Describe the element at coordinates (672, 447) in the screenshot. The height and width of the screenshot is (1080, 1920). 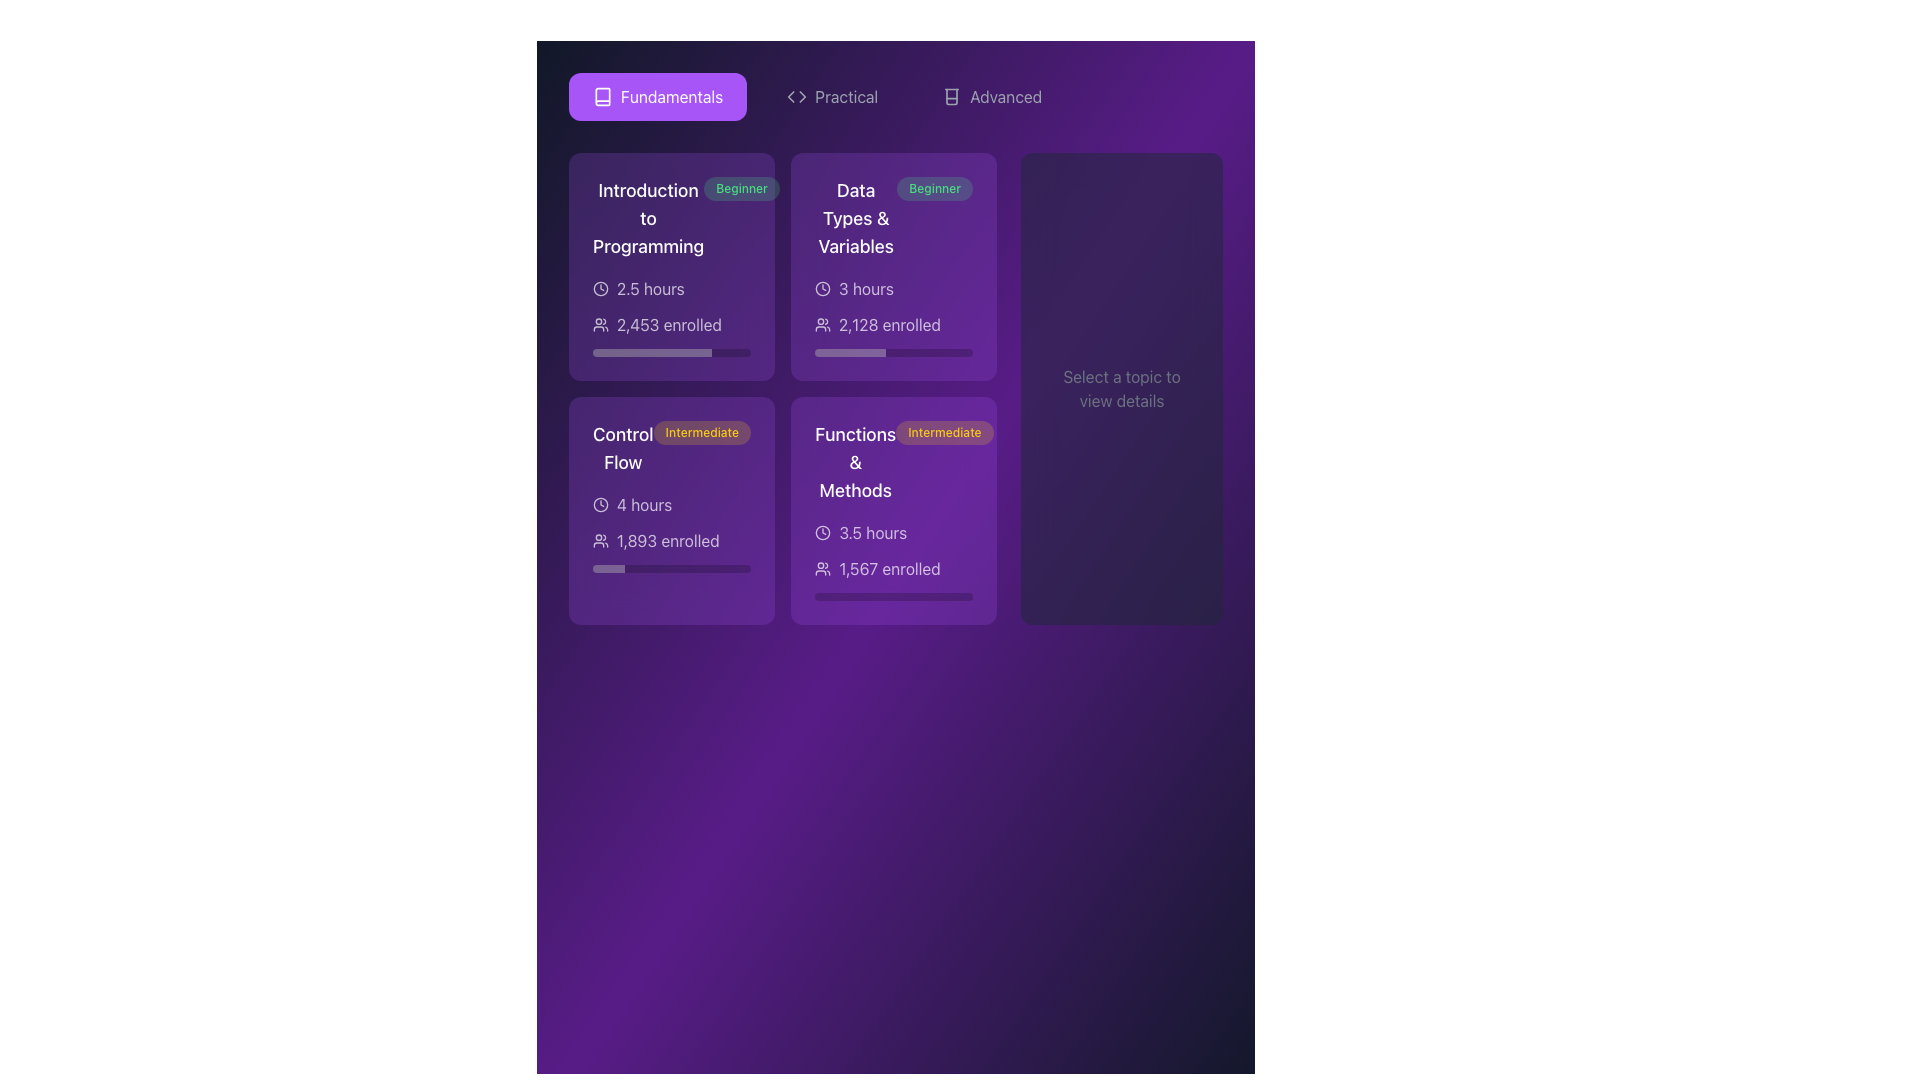
I see `information contained in the composite text label titled 'Control Flow' with the classification label 'Intermediate', which is visually distinct and located in the course card layout` at that location.